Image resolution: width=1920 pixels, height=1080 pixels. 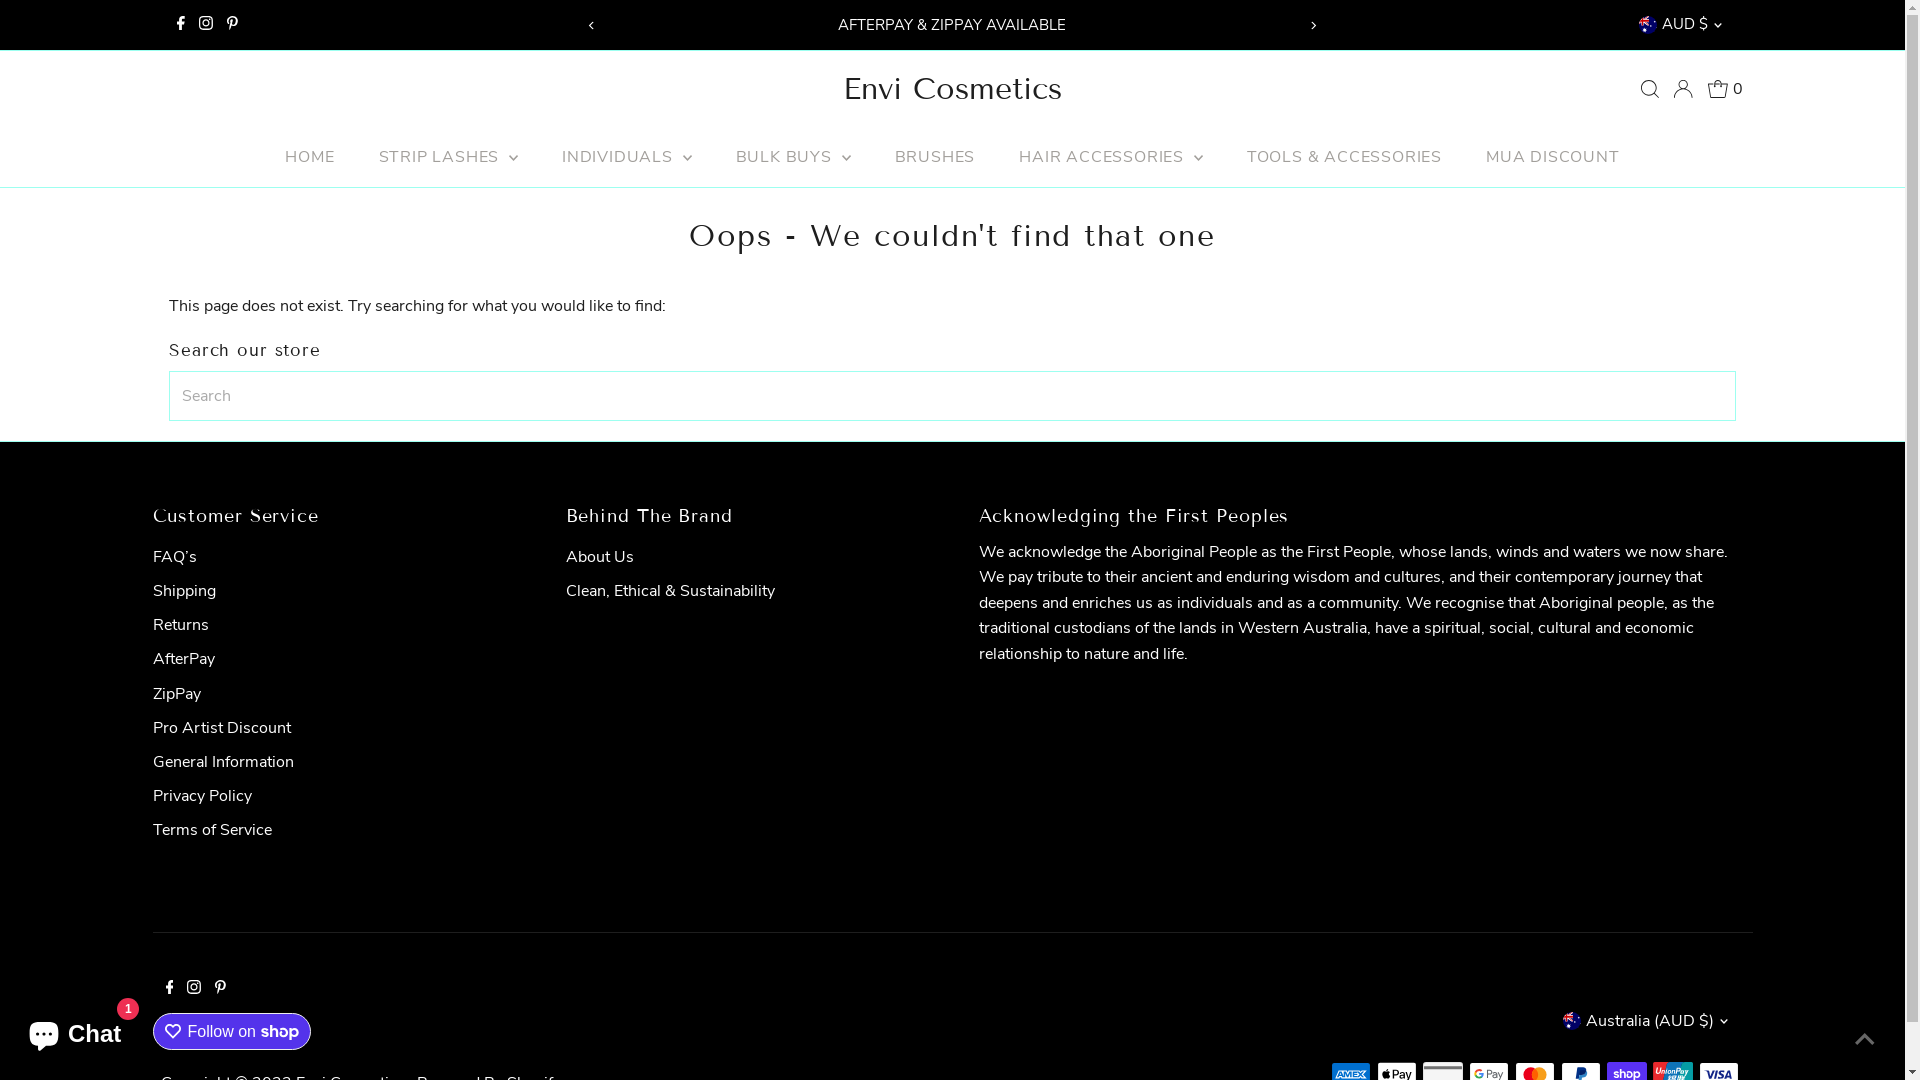 What do you see at coordinates (843, 87) in the screenshot?
I see `'Envi Cosmetics'` at bounding box center [843, 87].